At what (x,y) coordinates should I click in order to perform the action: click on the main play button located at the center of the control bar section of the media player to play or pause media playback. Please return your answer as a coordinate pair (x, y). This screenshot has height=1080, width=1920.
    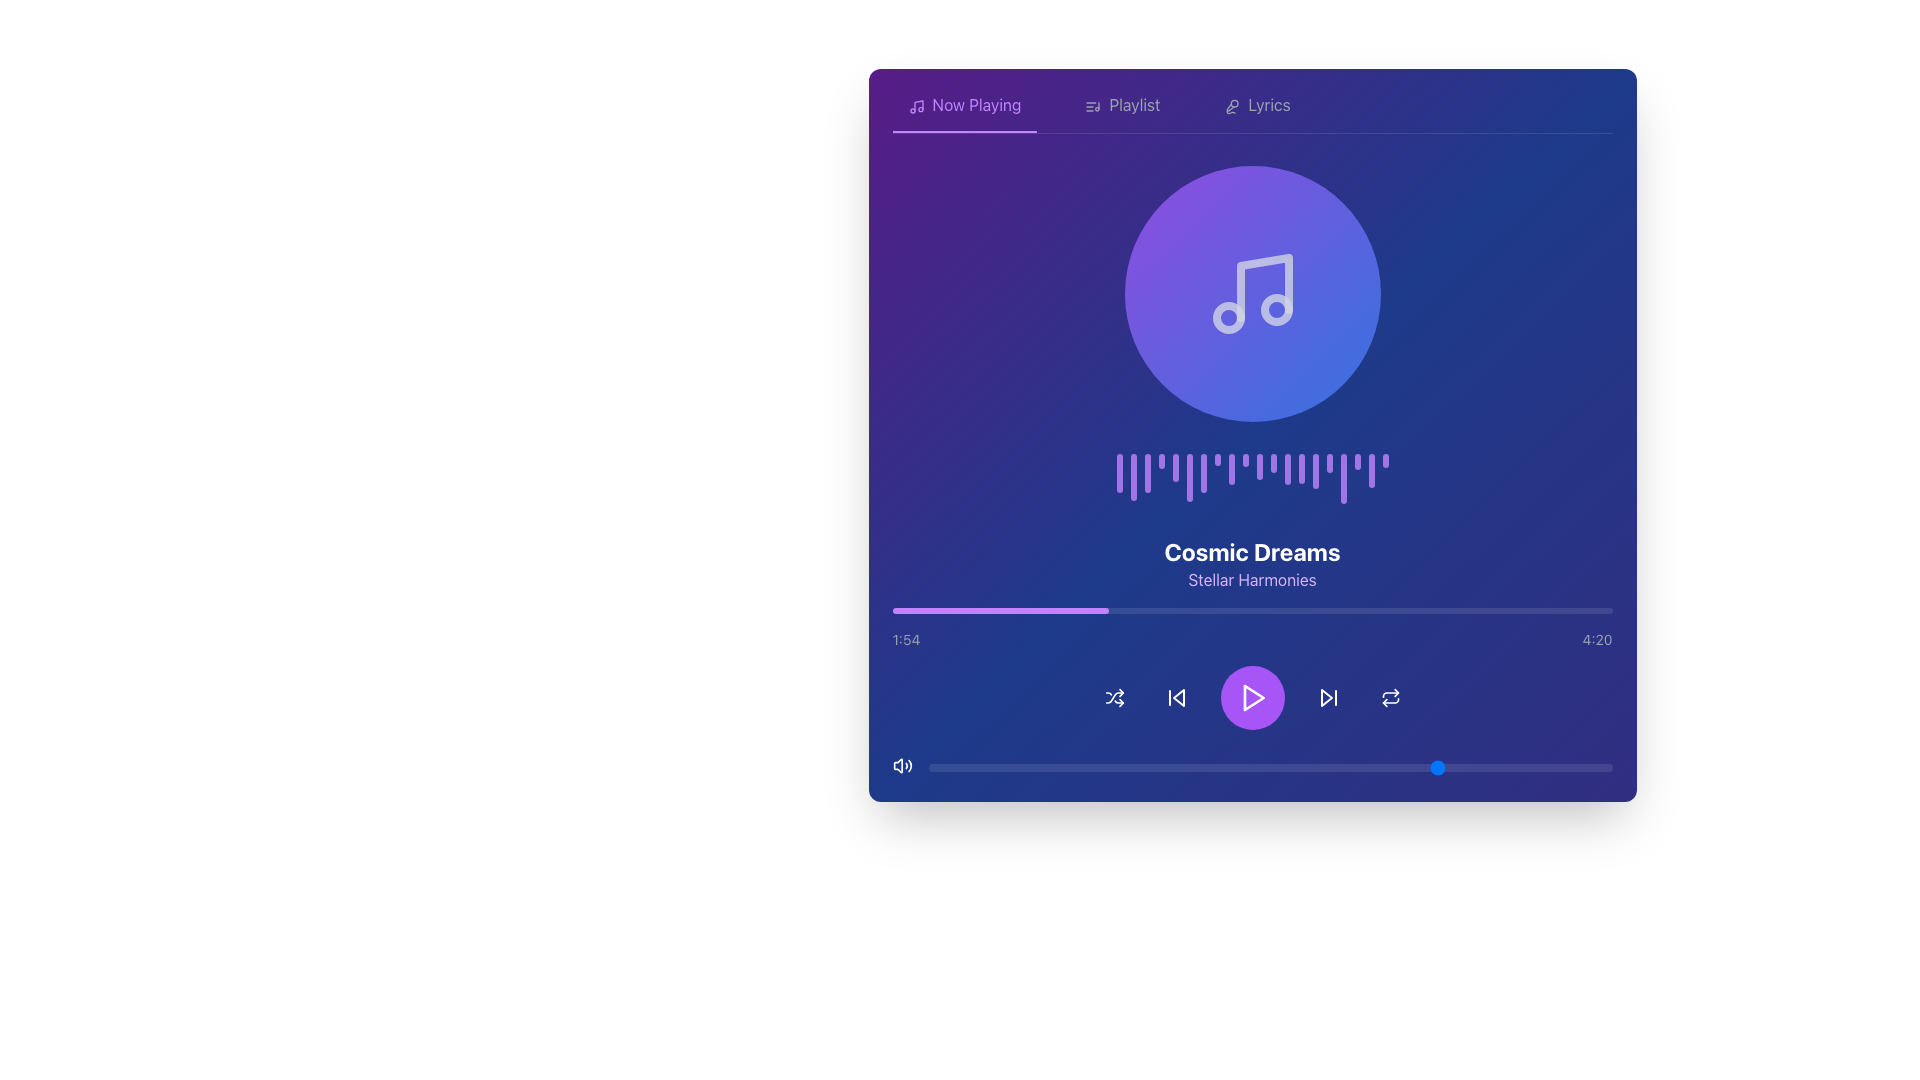
    Looking at the image, I should click on (1251, 697).